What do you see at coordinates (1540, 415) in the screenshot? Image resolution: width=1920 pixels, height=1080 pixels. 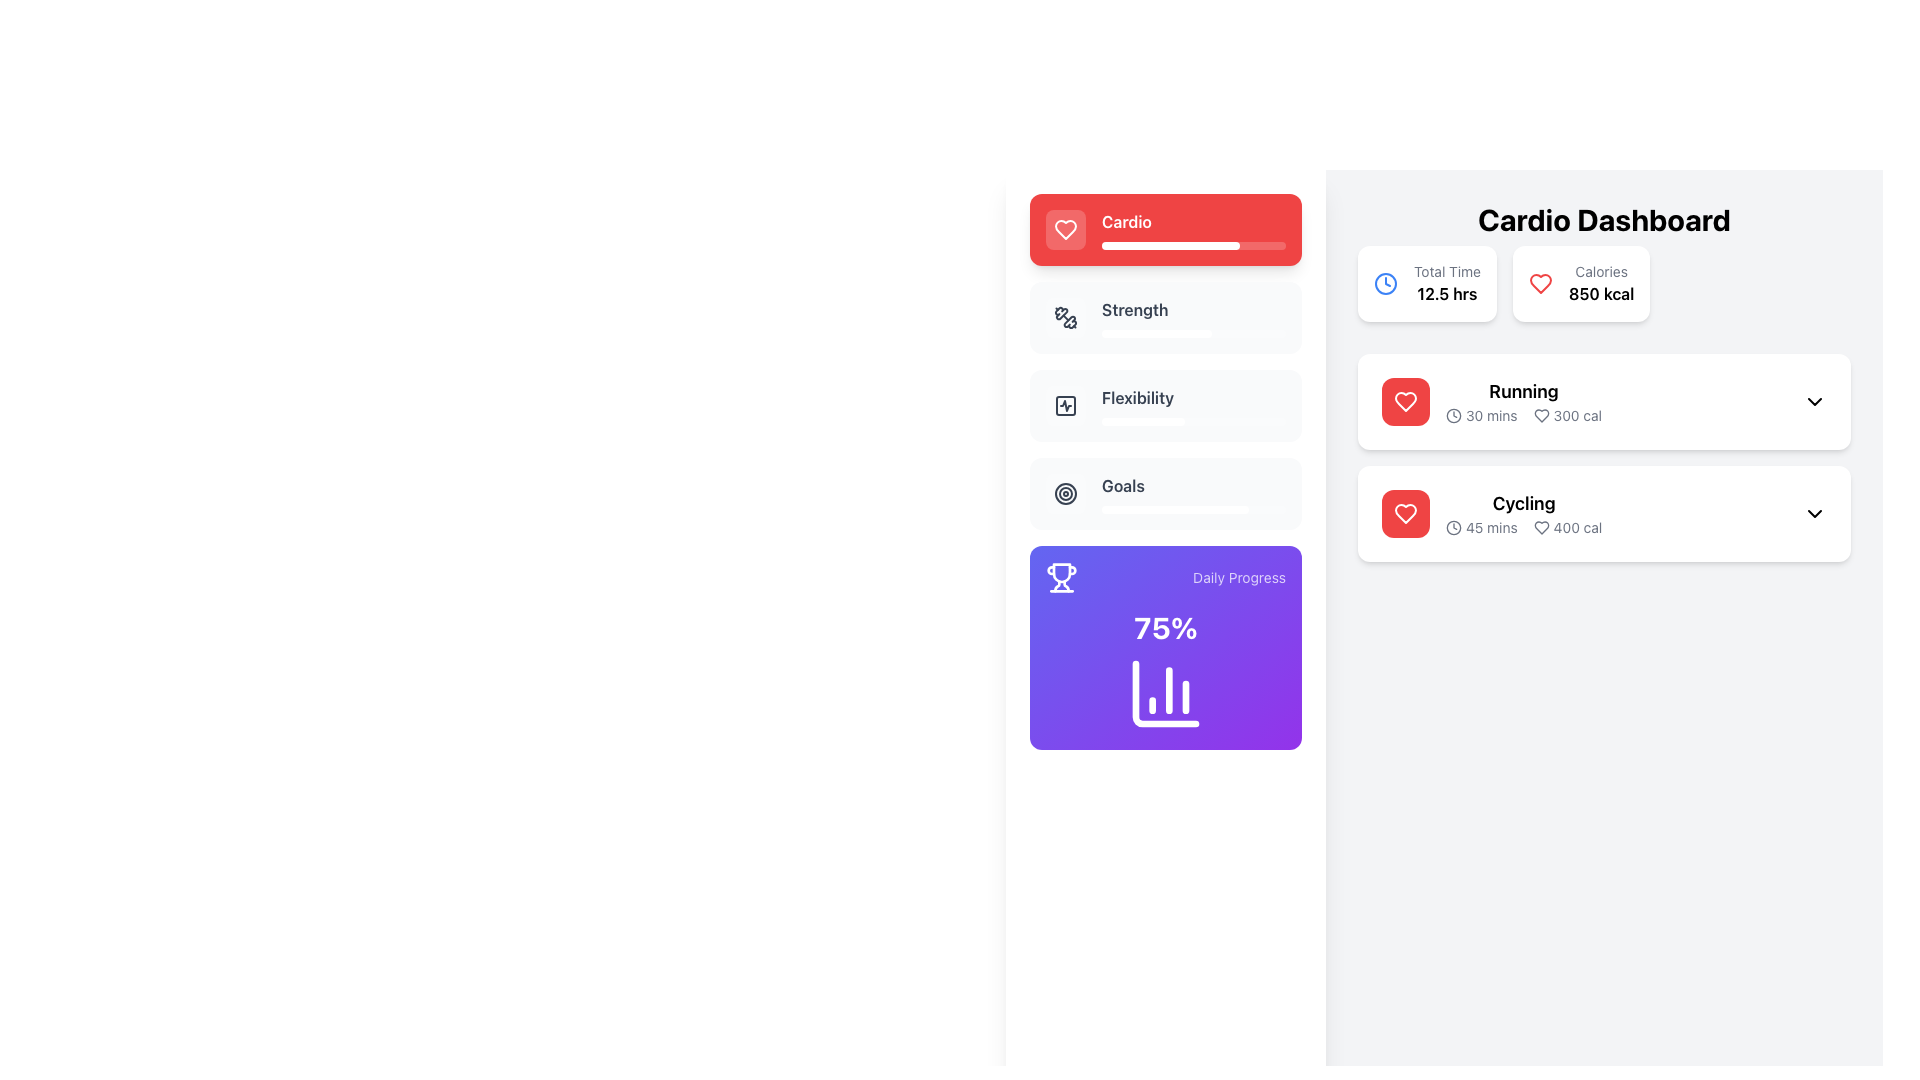 I see `the heart-shaped SVG icon to mark it as favorite, located within the right-hand card component of the Cardio Dashboard next to the 'Running' section` at bounding box center [1540, 415].